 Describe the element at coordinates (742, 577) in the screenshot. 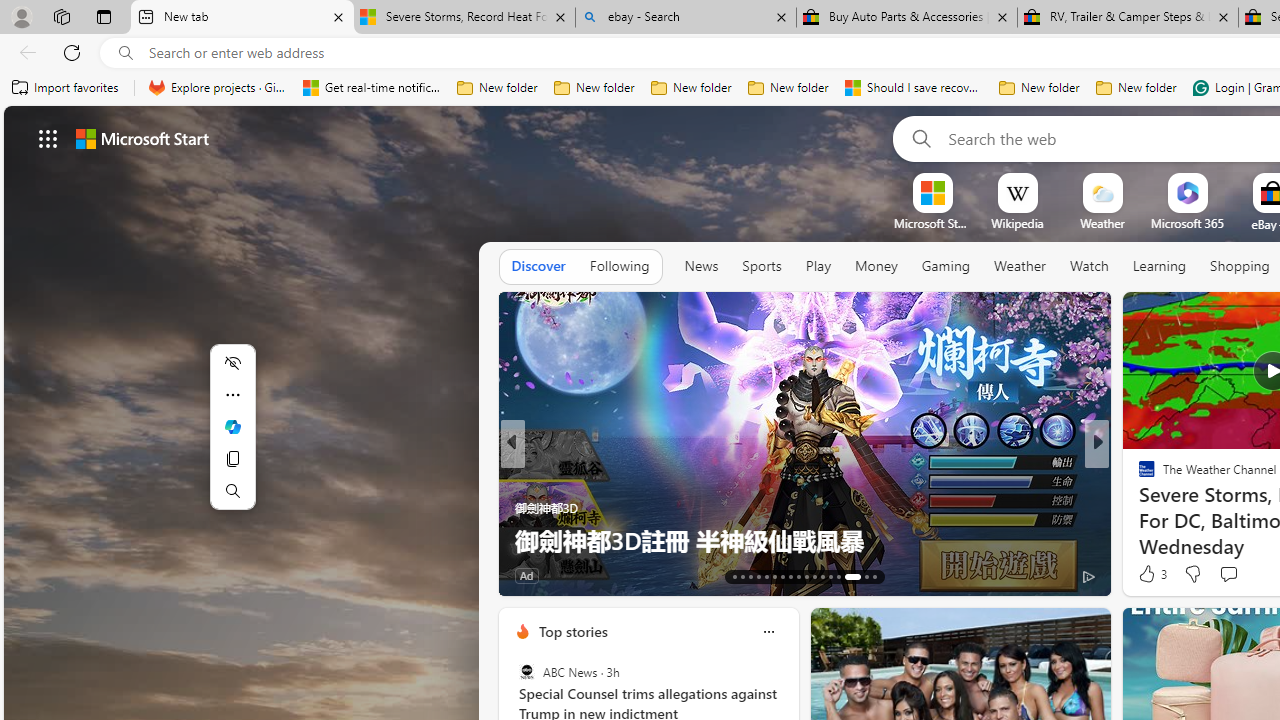

I see `'AutomationID: tab-14'` at that location.